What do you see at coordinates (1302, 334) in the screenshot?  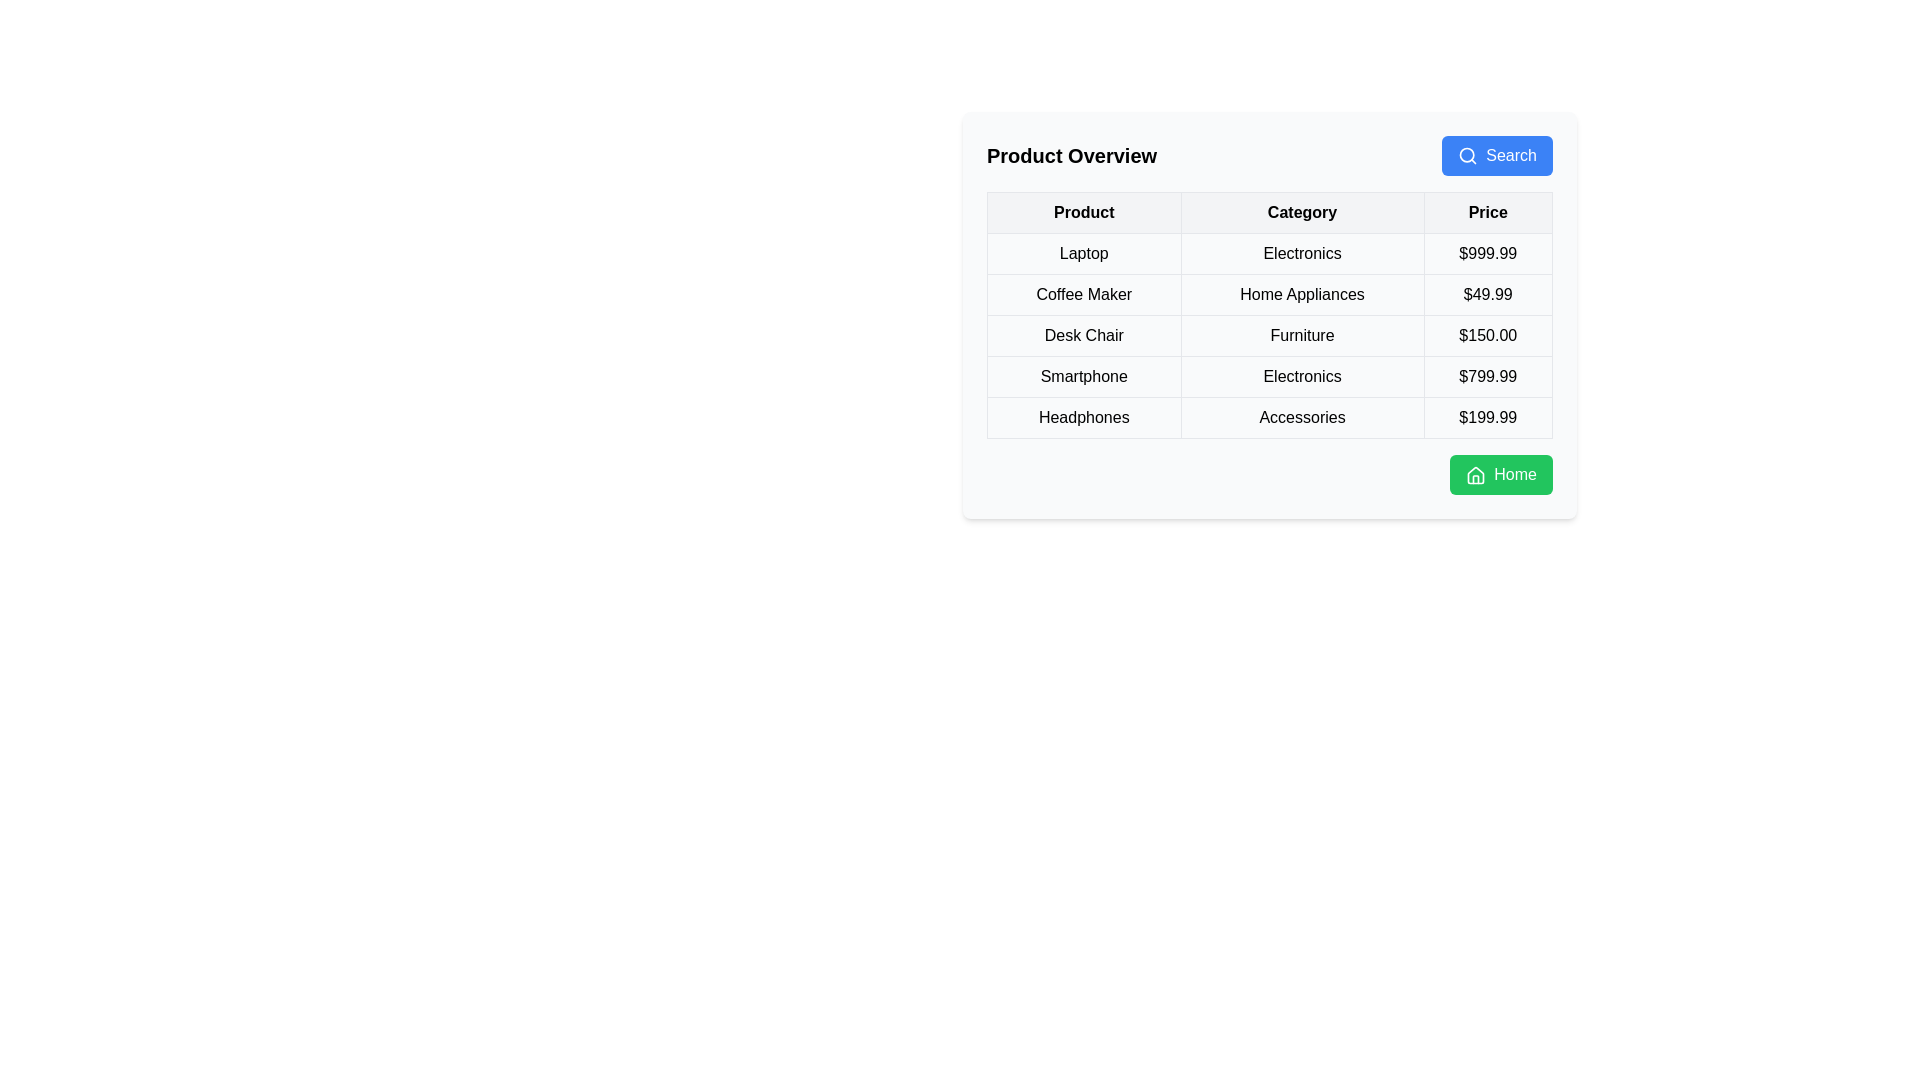 I see `the informational text label indicating the category 'Desk Chair' located in the second cell of the 'Category' column` at bounding box center [1302, 334].